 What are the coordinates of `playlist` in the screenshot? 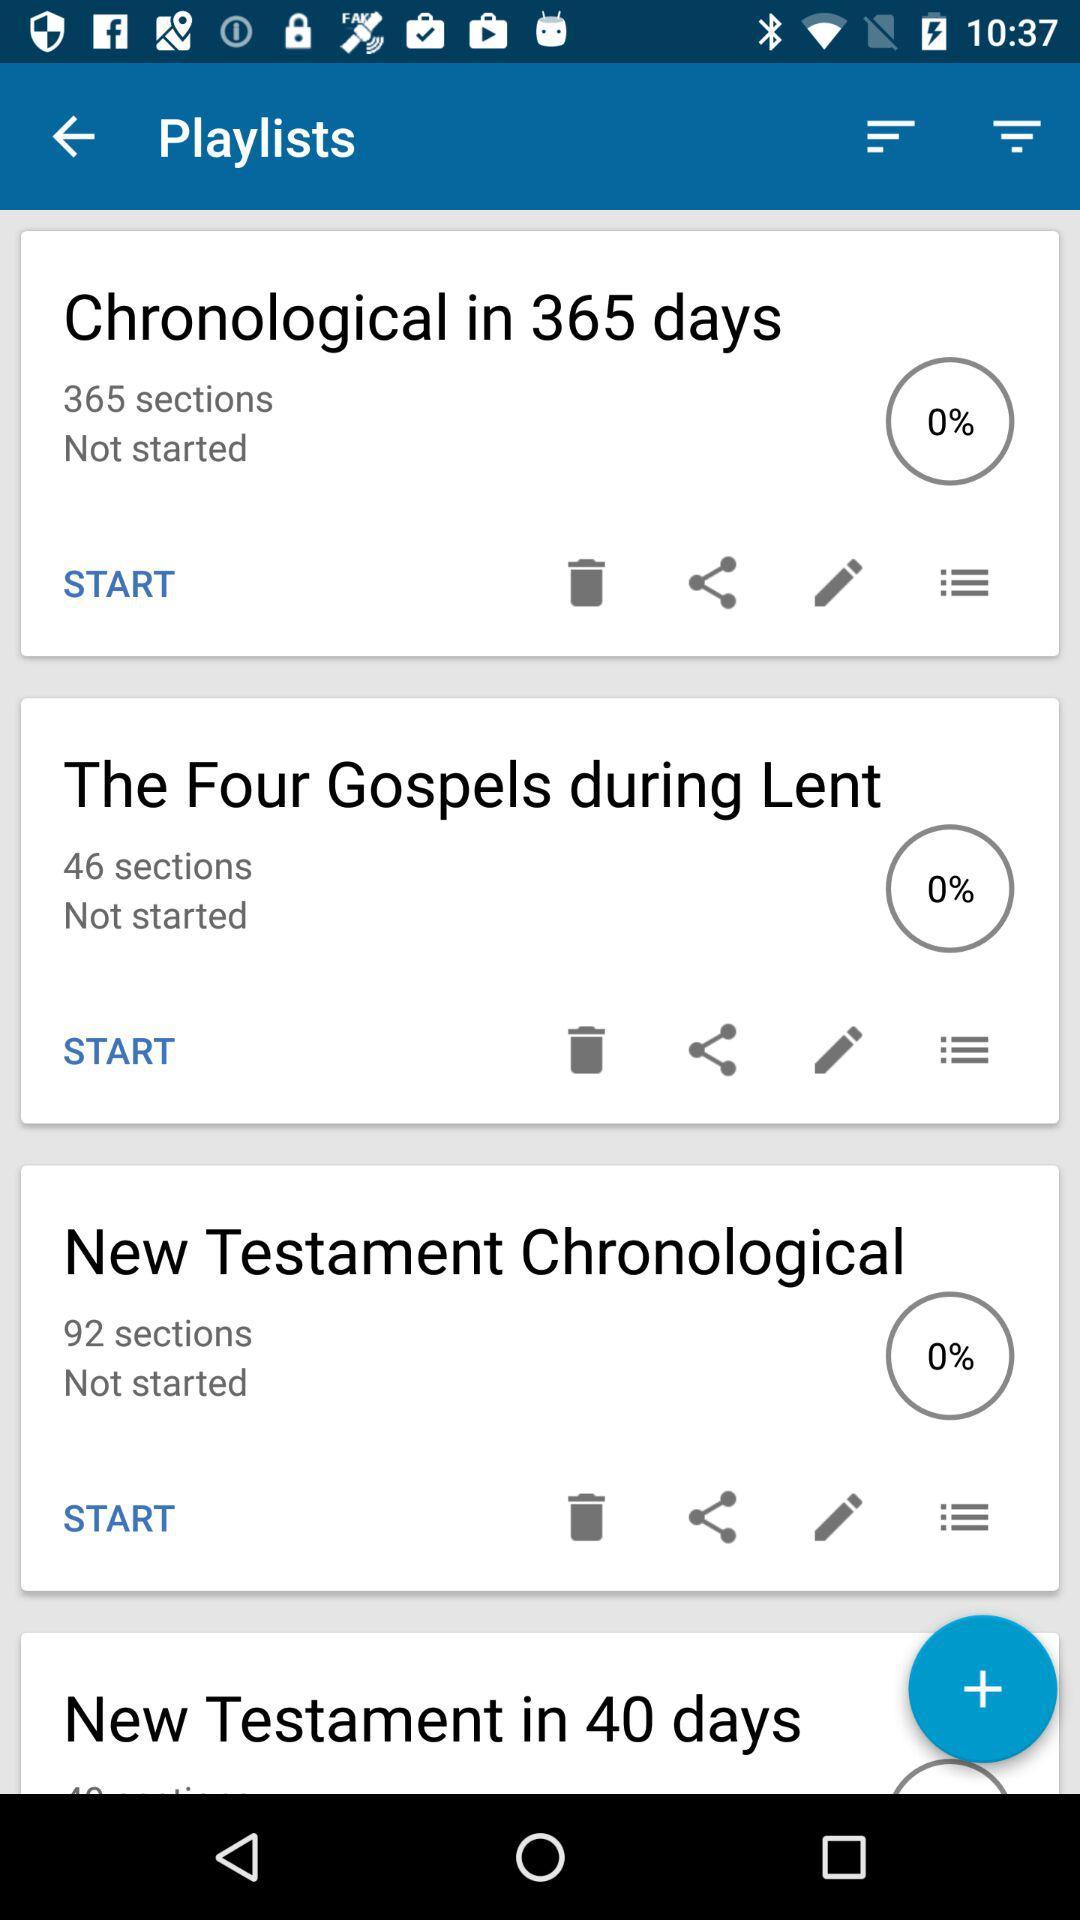 It's located at (981, 1695).